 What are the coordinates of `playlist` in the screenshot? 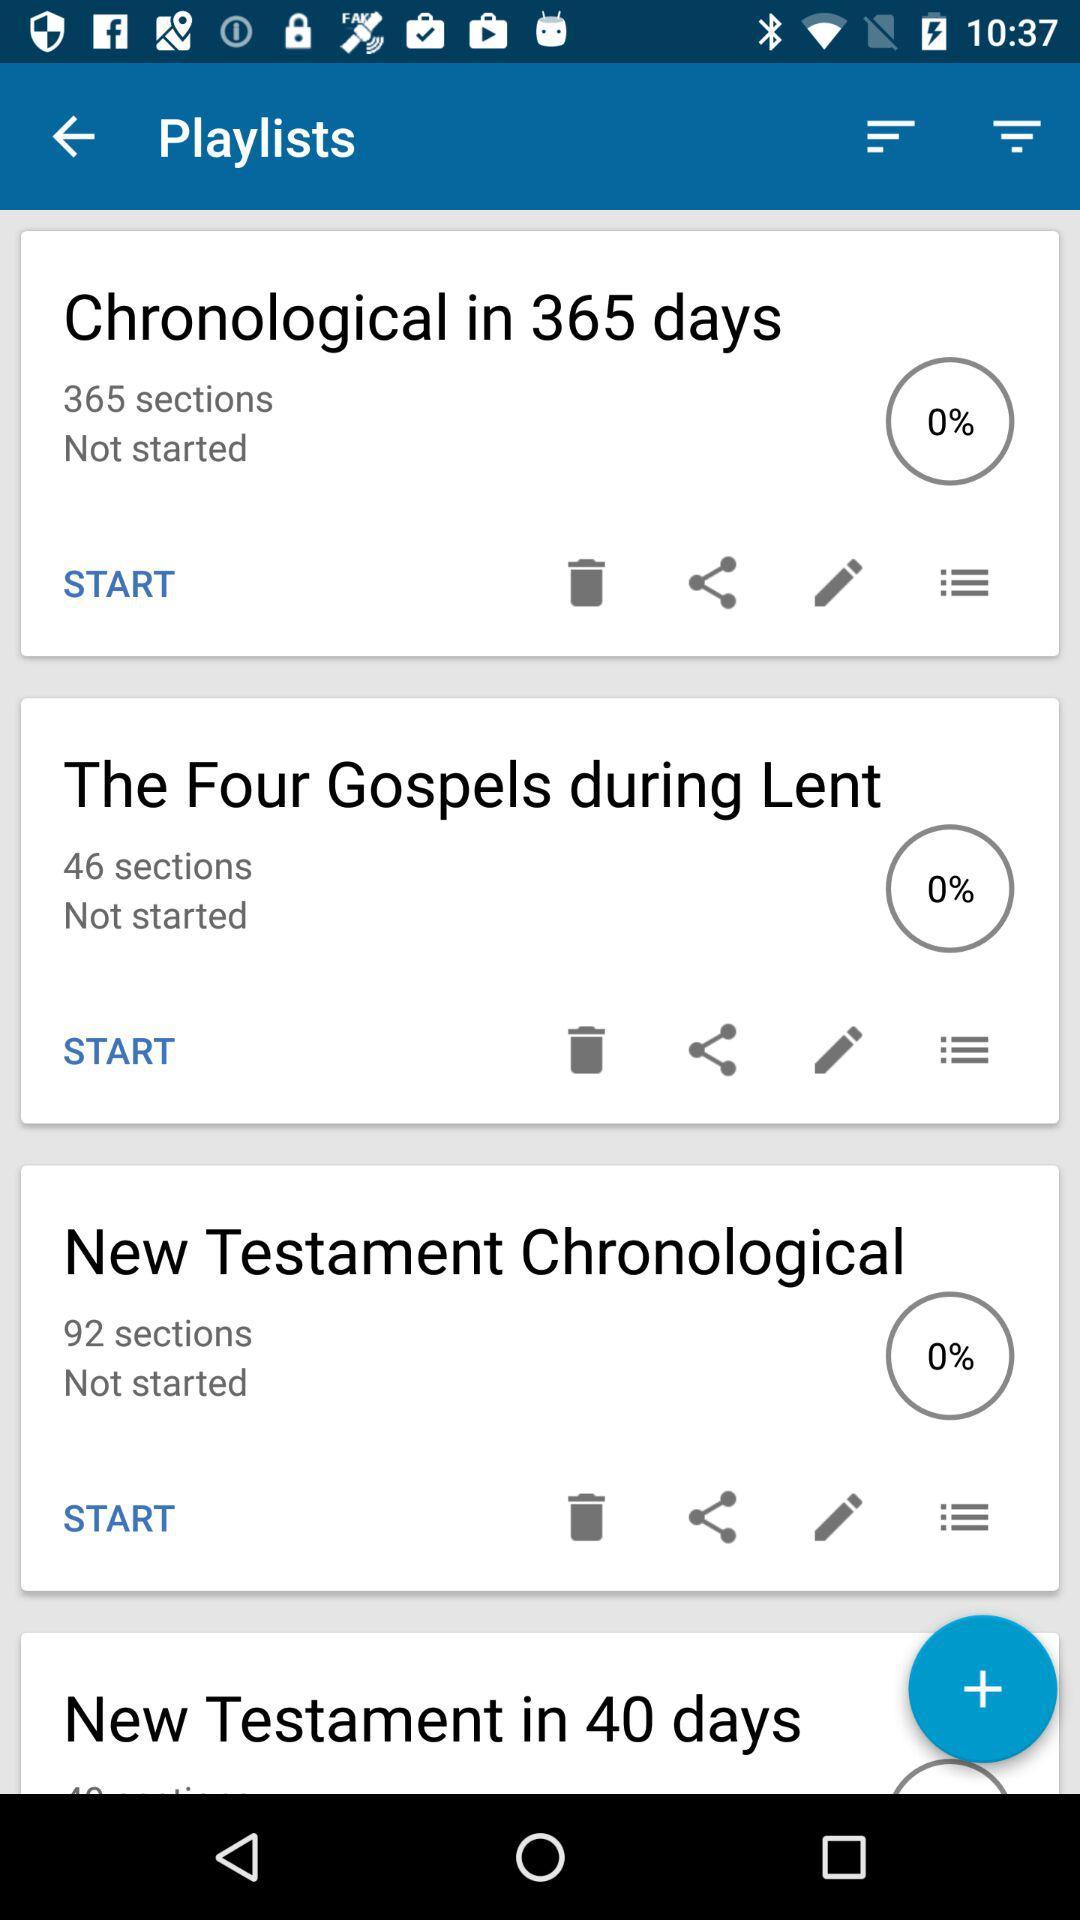 It's located at (981, 1695).